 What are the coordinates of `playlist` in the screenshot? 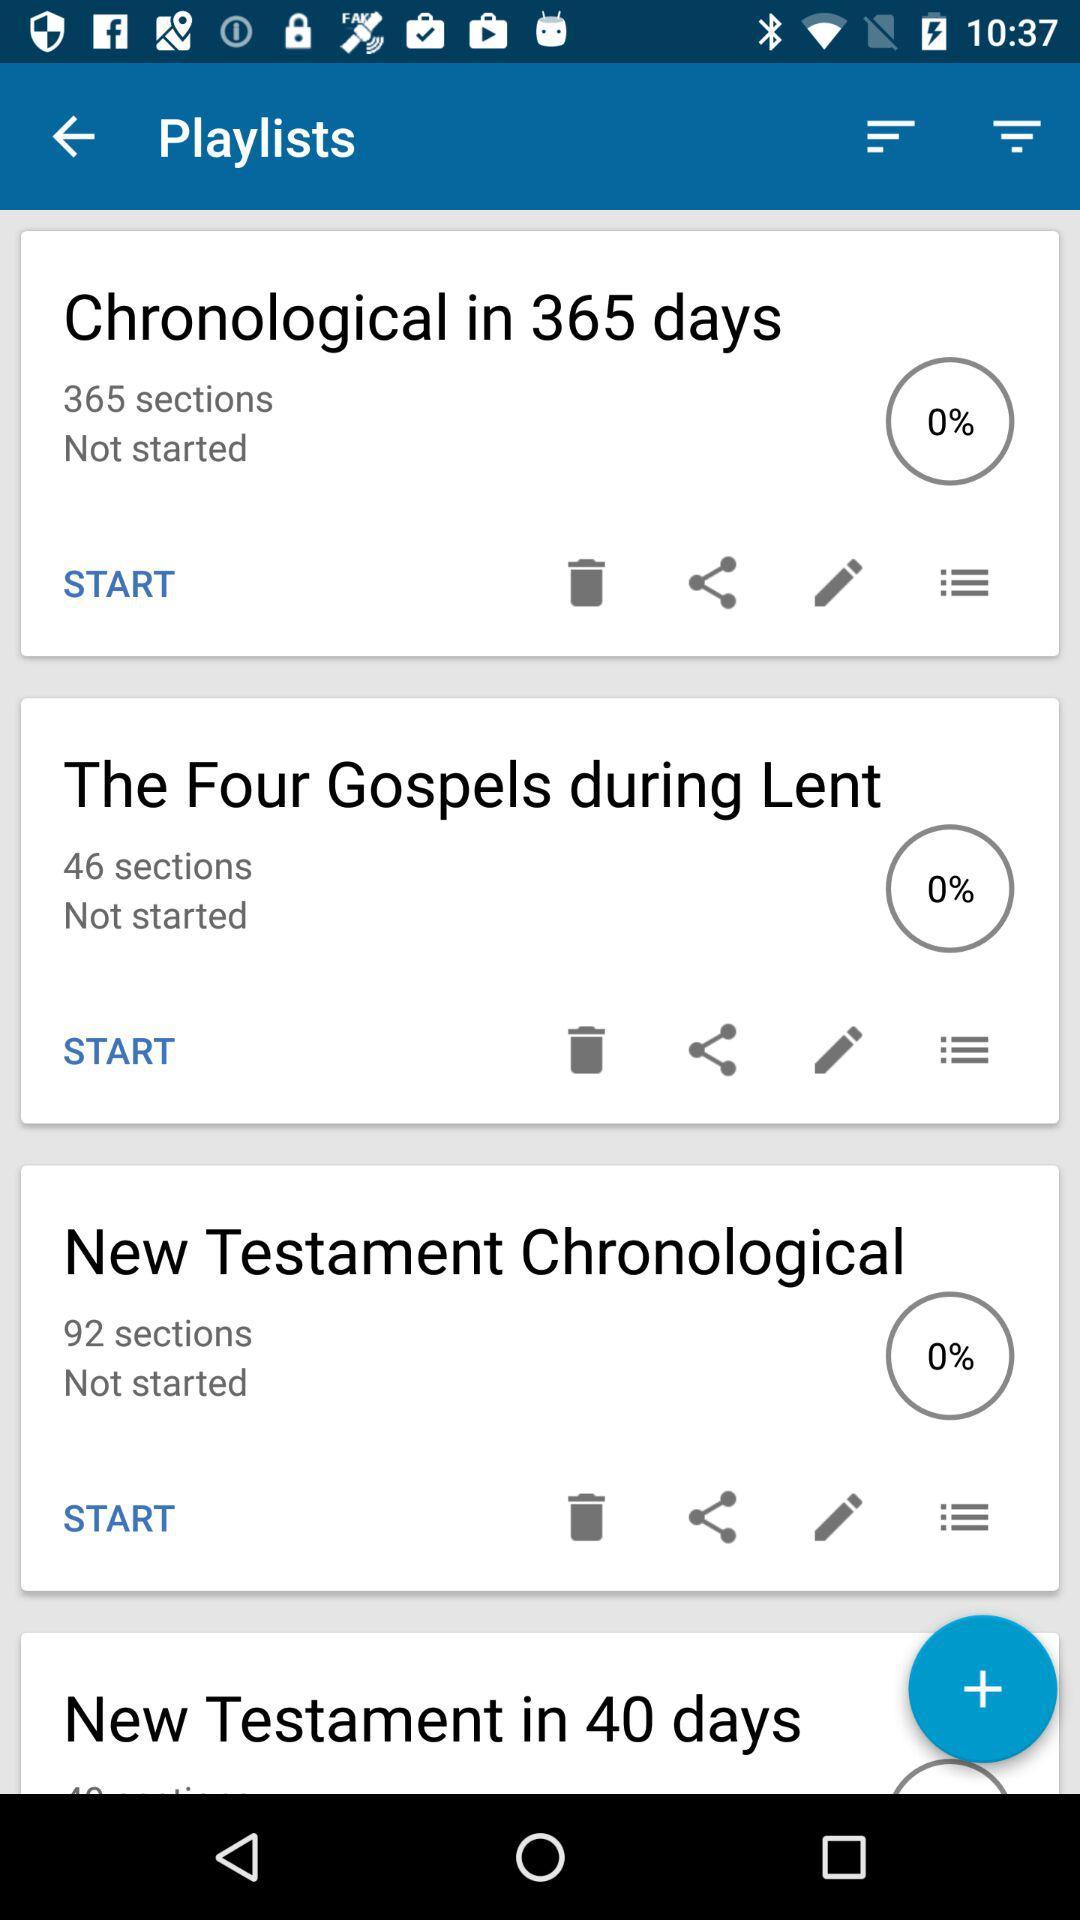 It's located at (981, 1695).